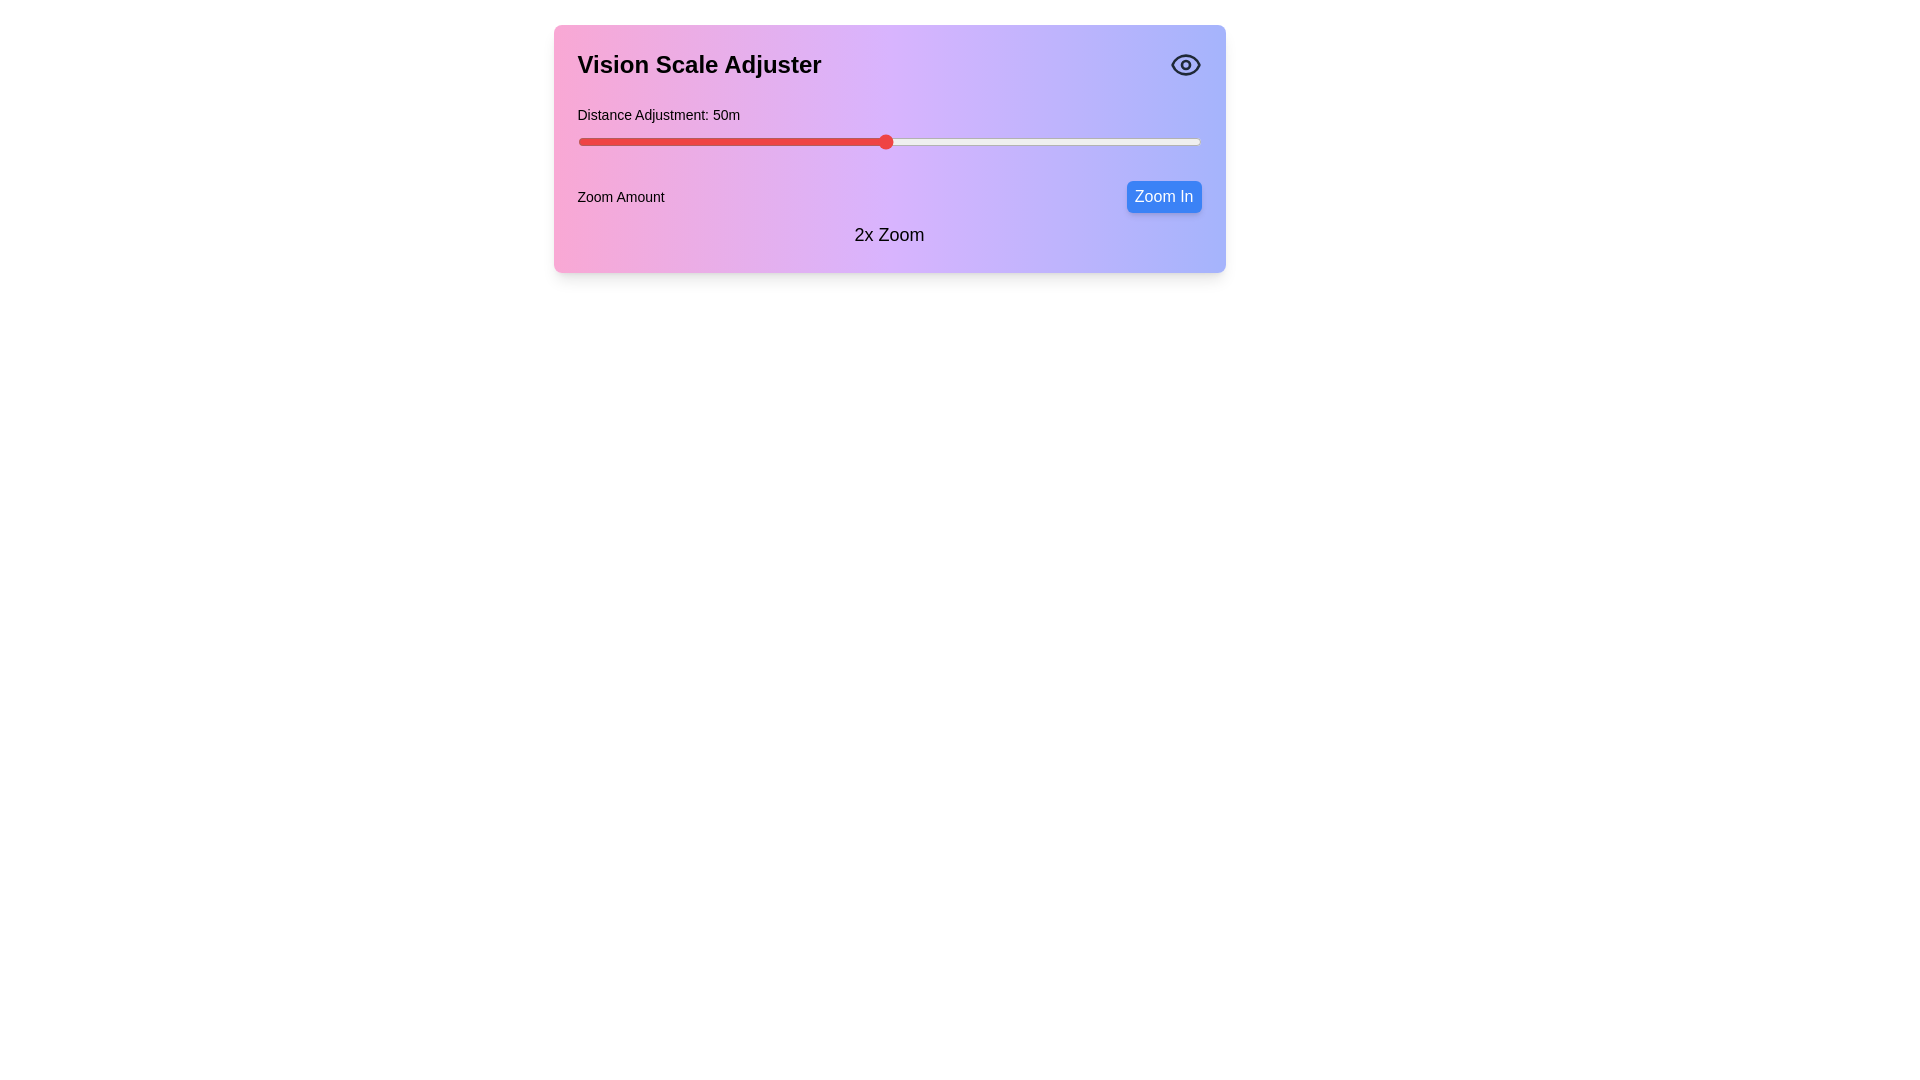  Describe the element at coordinates (1163, 196) in the screenshot. I see `the 'Zoom In' button, which is a rectangular button with a blue background and white text, located in the bottom-right corner of the card-like component` at that location.